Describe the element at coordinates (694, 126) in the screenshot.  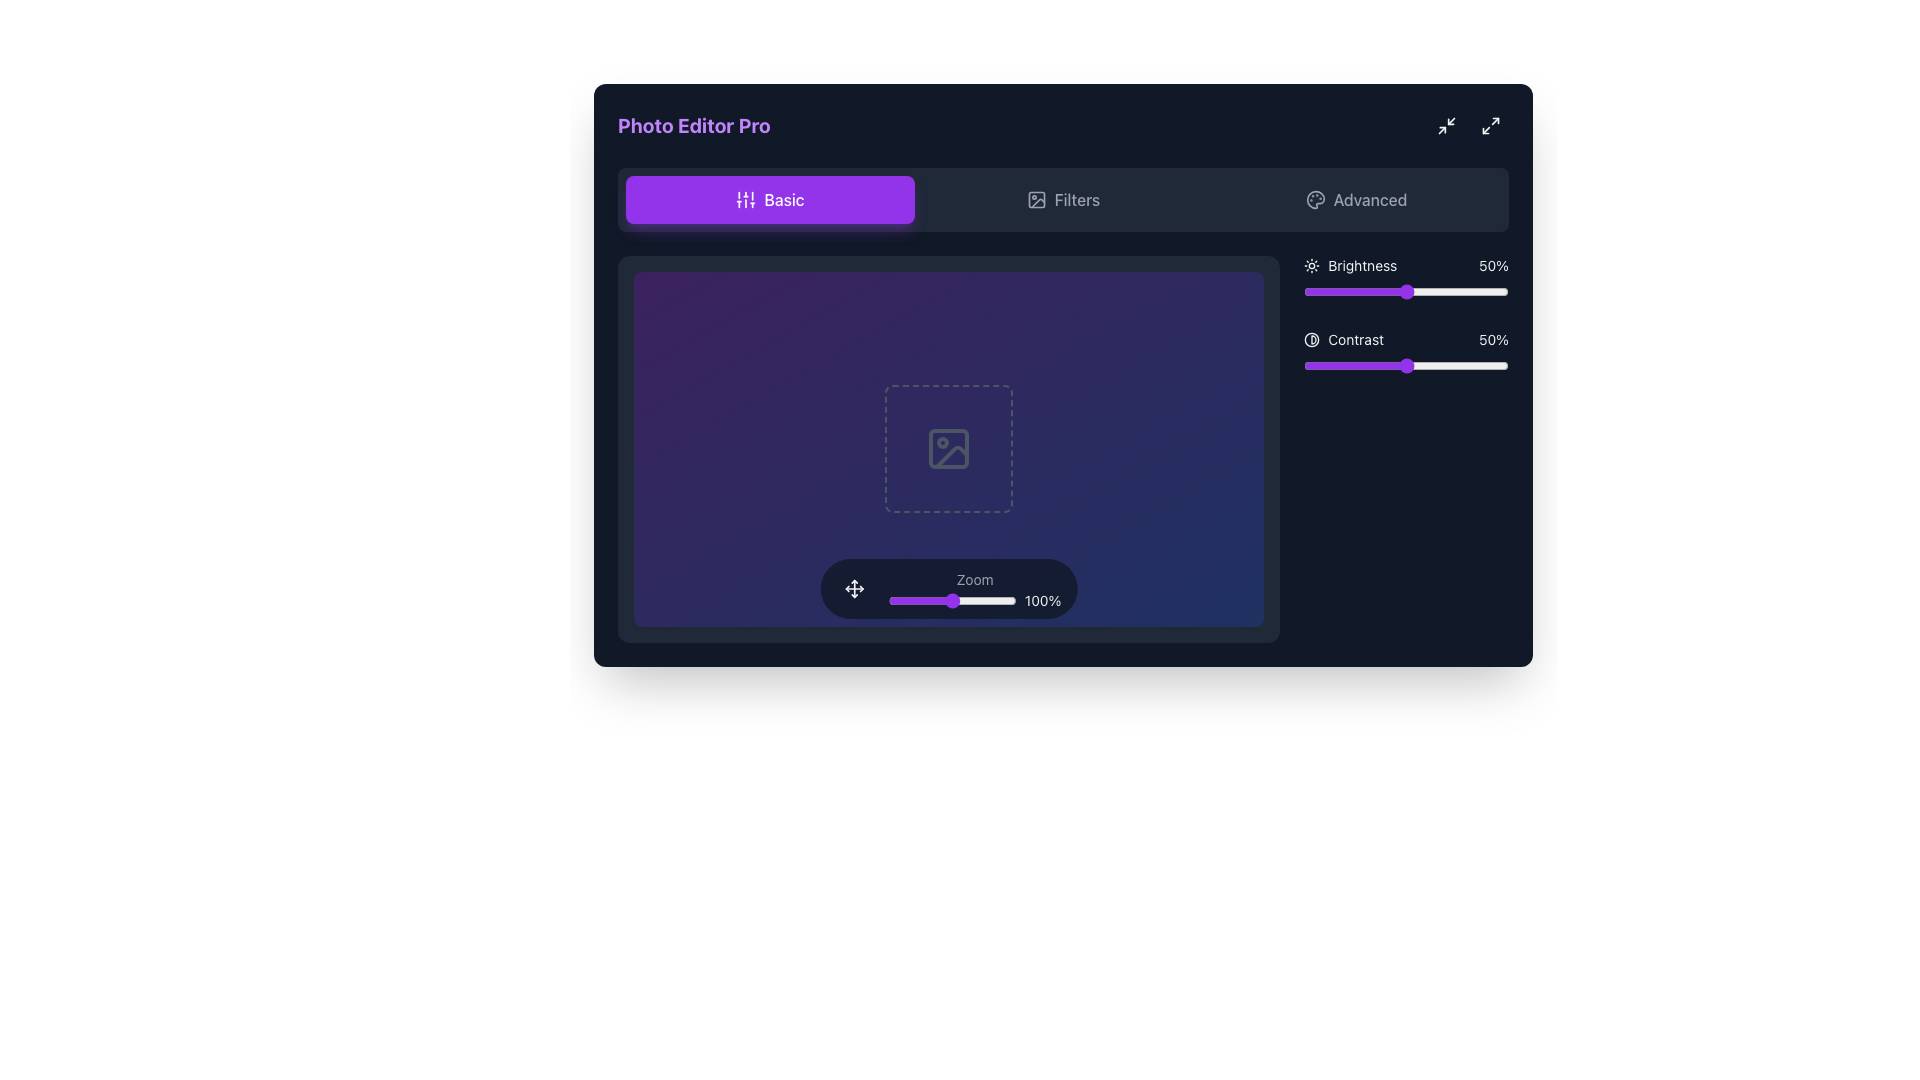
I see `the static text label located at the upper left corner of the application interface, which serves as the title or header for the application` at that location.